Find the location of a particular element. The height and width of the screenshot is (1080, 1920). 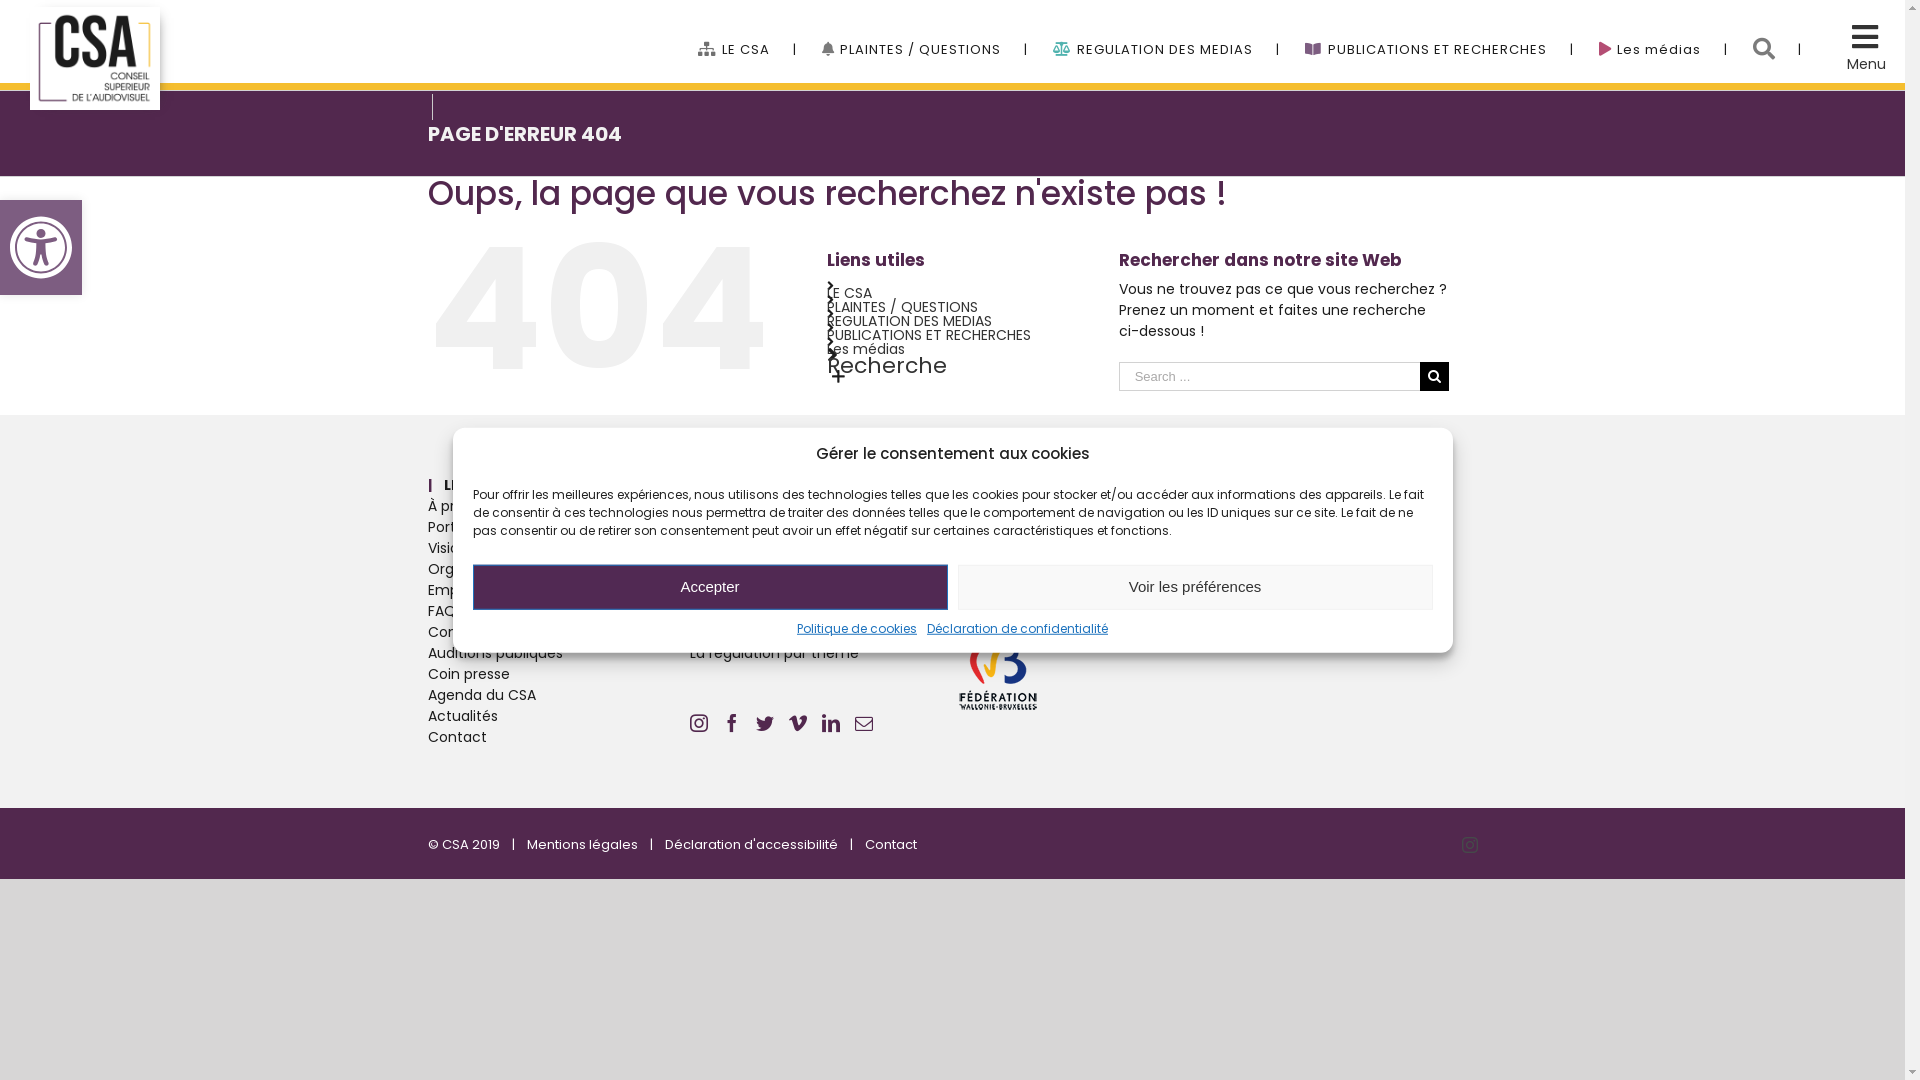

'Organigramme' is located at coordinates (559, 569).